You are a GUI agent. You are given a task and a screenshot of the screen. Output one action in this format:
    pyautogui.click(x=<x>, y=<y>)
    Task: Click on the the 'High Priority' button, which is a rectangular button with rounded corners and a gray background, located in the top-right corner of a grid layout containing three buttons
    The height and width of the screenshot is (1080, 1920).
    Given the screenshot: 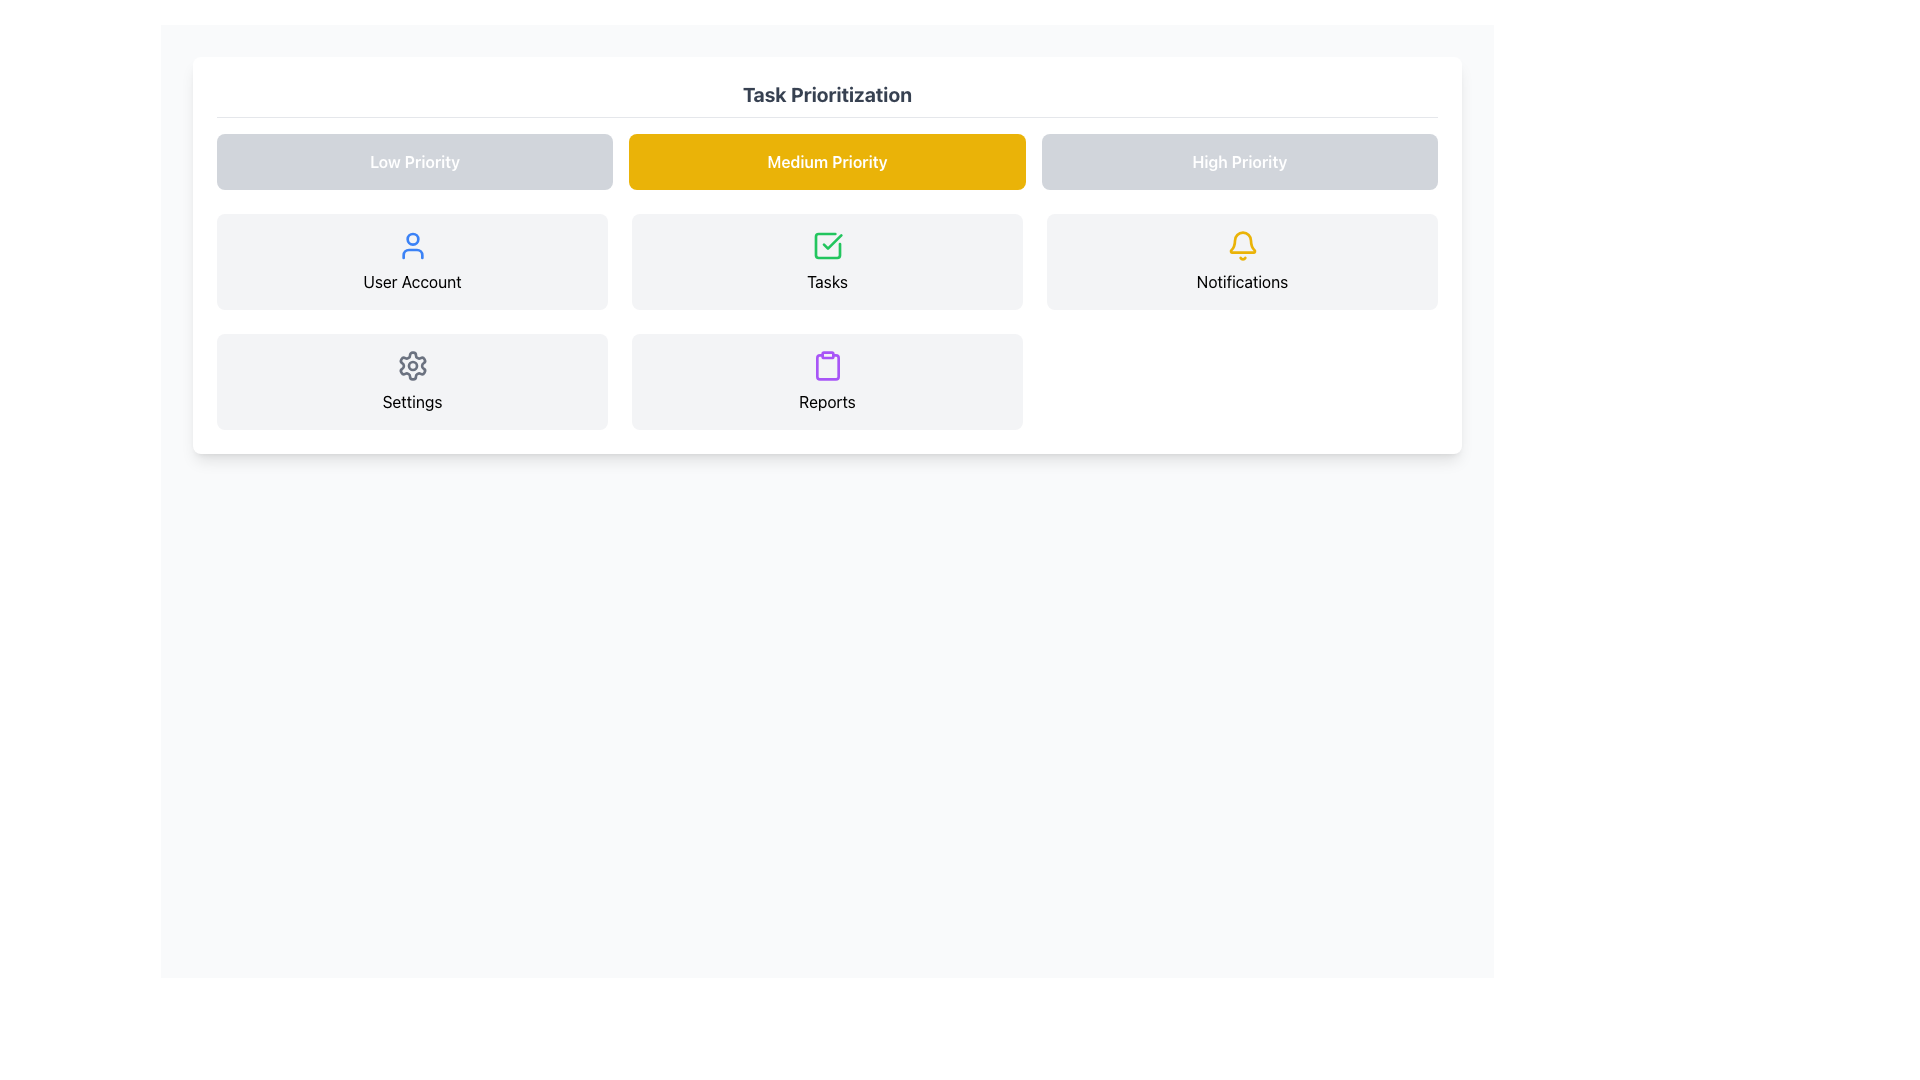 What is the action you would take?
    pyautogui.click(x=1238, y=161)
    